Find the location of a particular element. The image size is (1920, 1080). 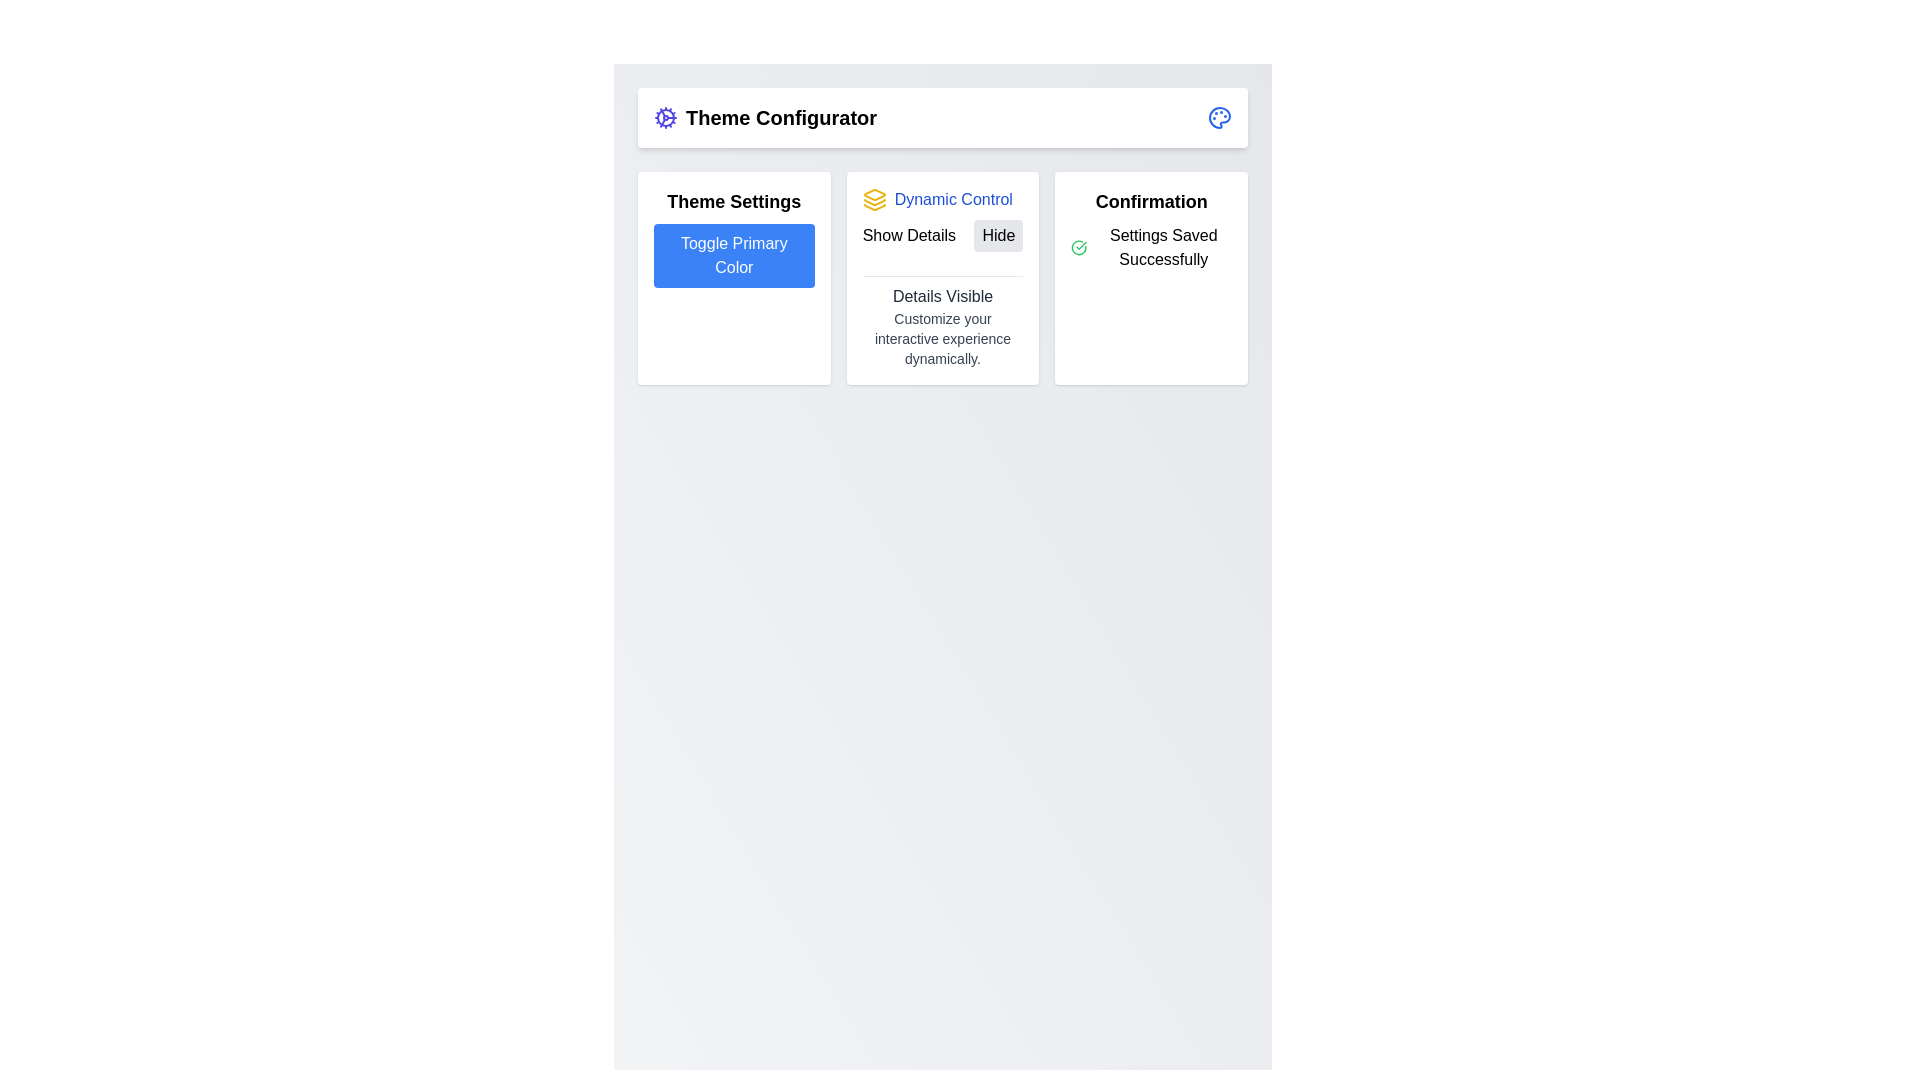

the graphical icon representing a stack or layers is located at coordinates (874, 207).